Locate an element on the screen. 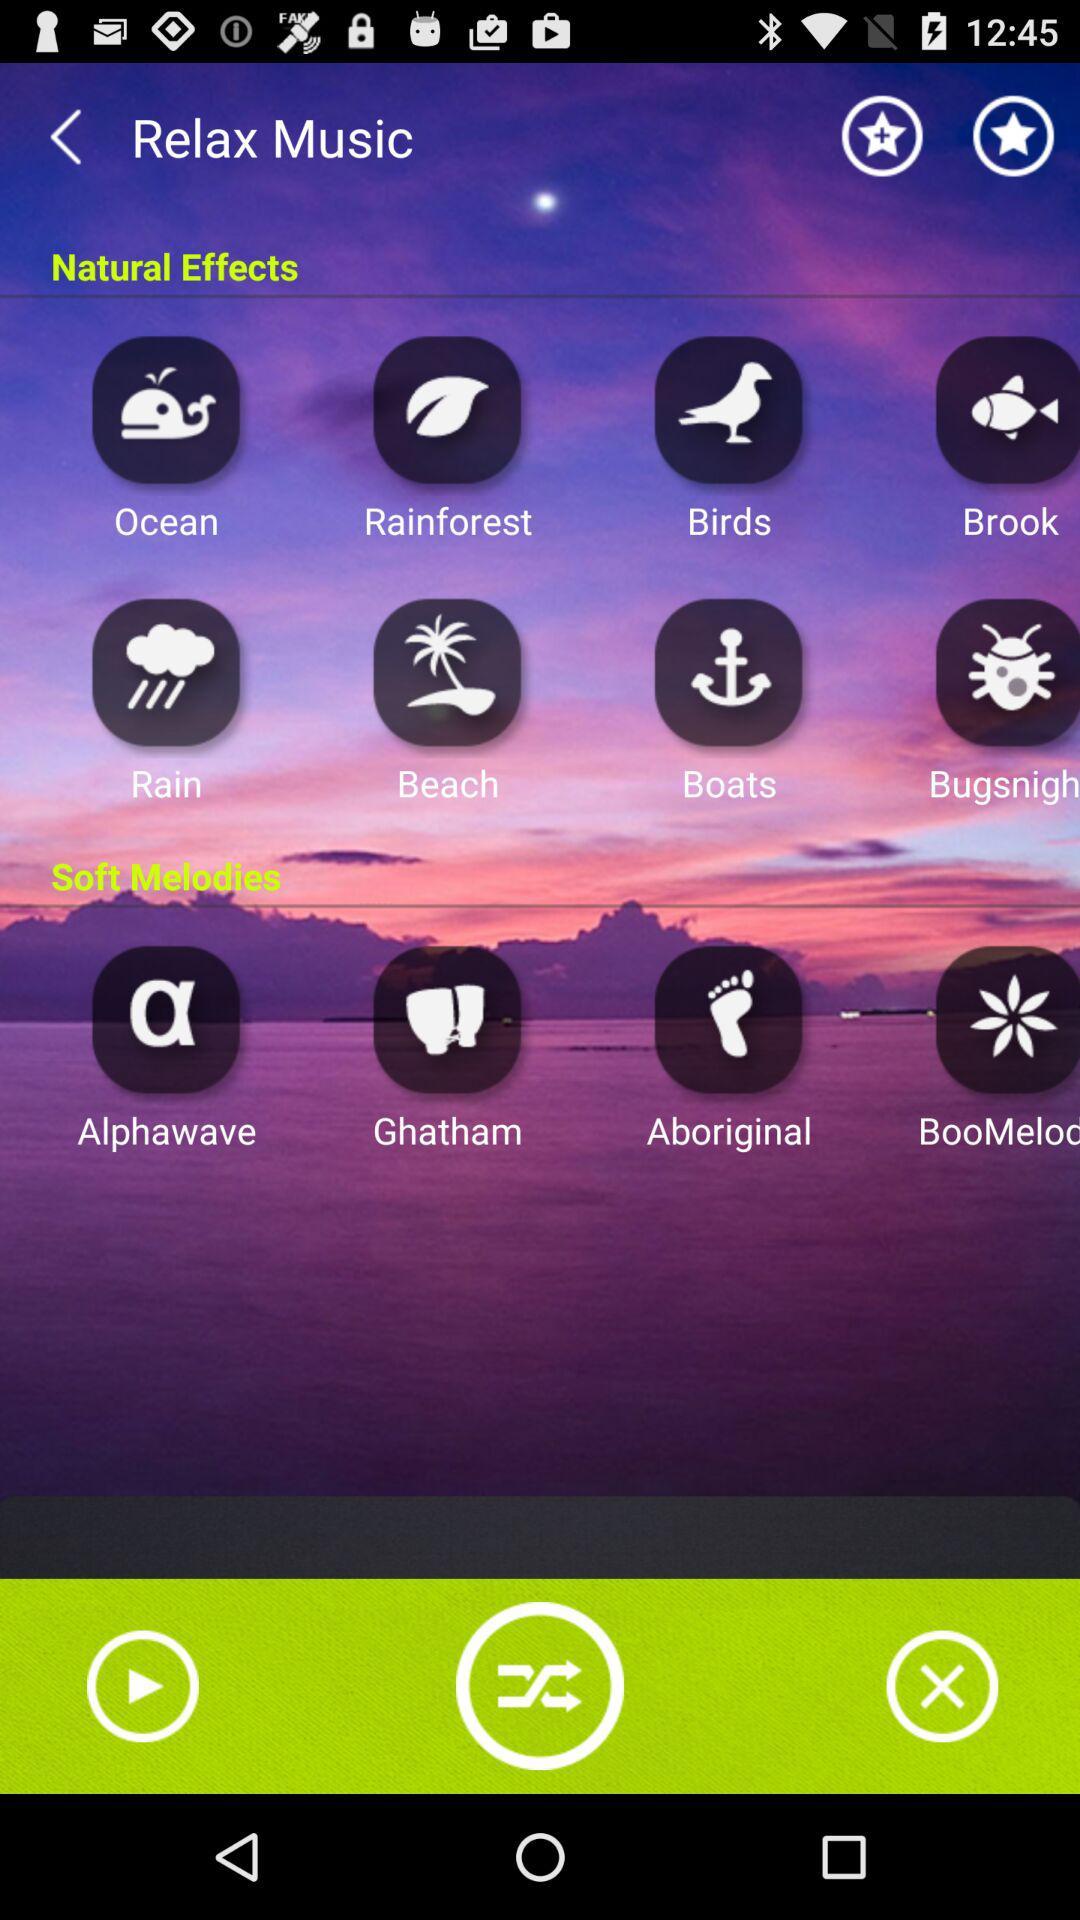  bird sounds is located at coordinates (729, 408).